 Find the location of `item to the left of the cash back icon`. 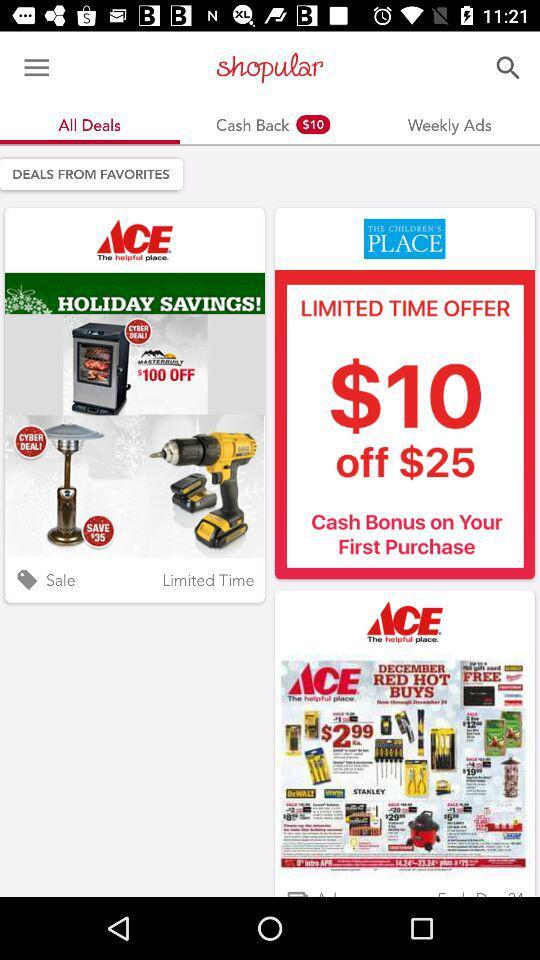

item to the left of the cash back icon is located at coordinates (36, 68).